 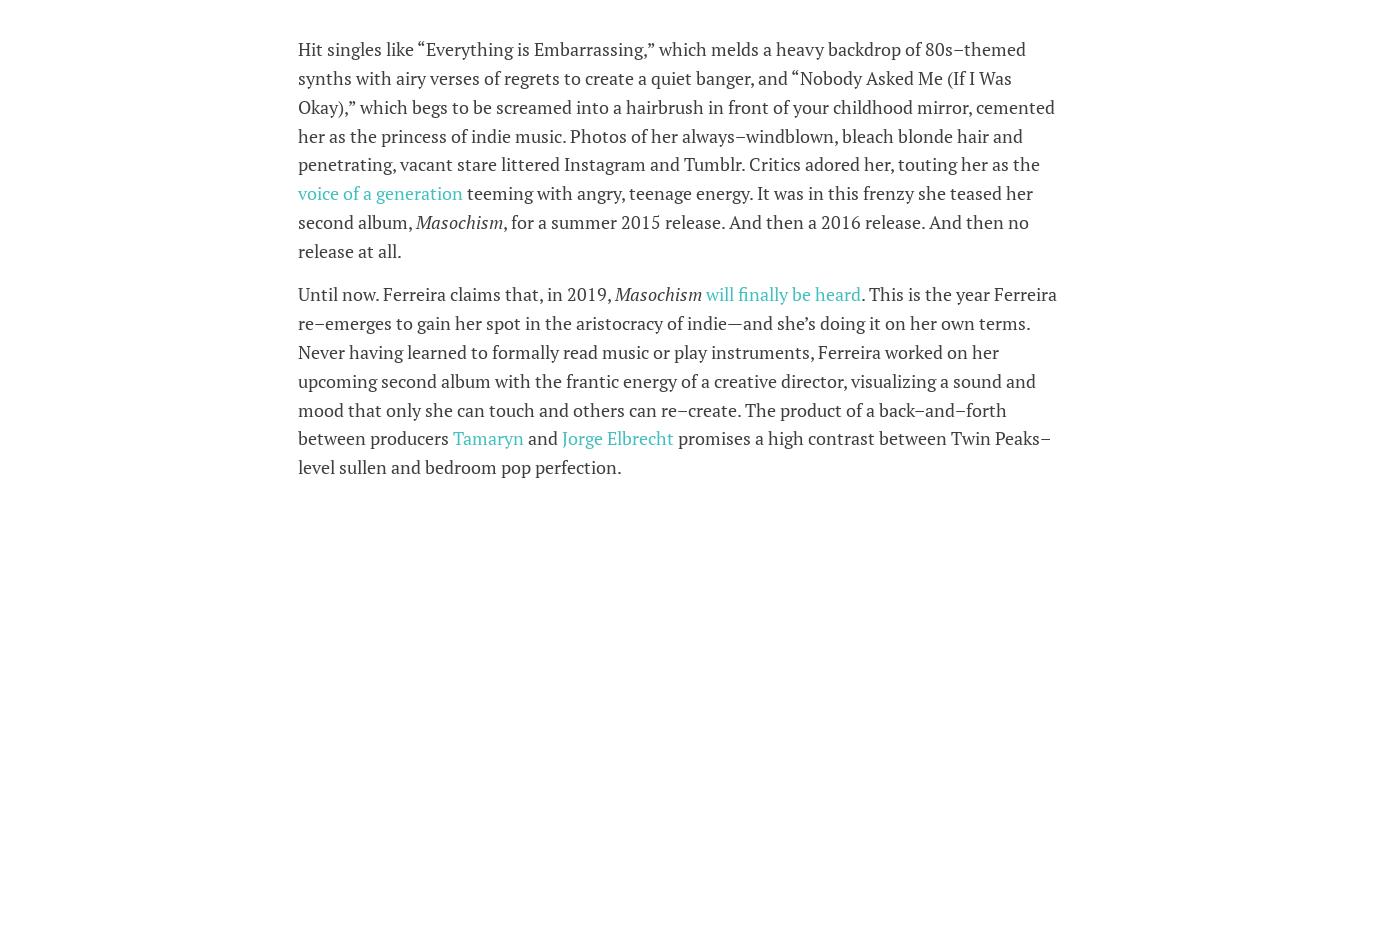 I want to click on 'promises a high contrast between Twin Peaks–level sullen and bedroom pop perfection.', so click(x=296, y=451).